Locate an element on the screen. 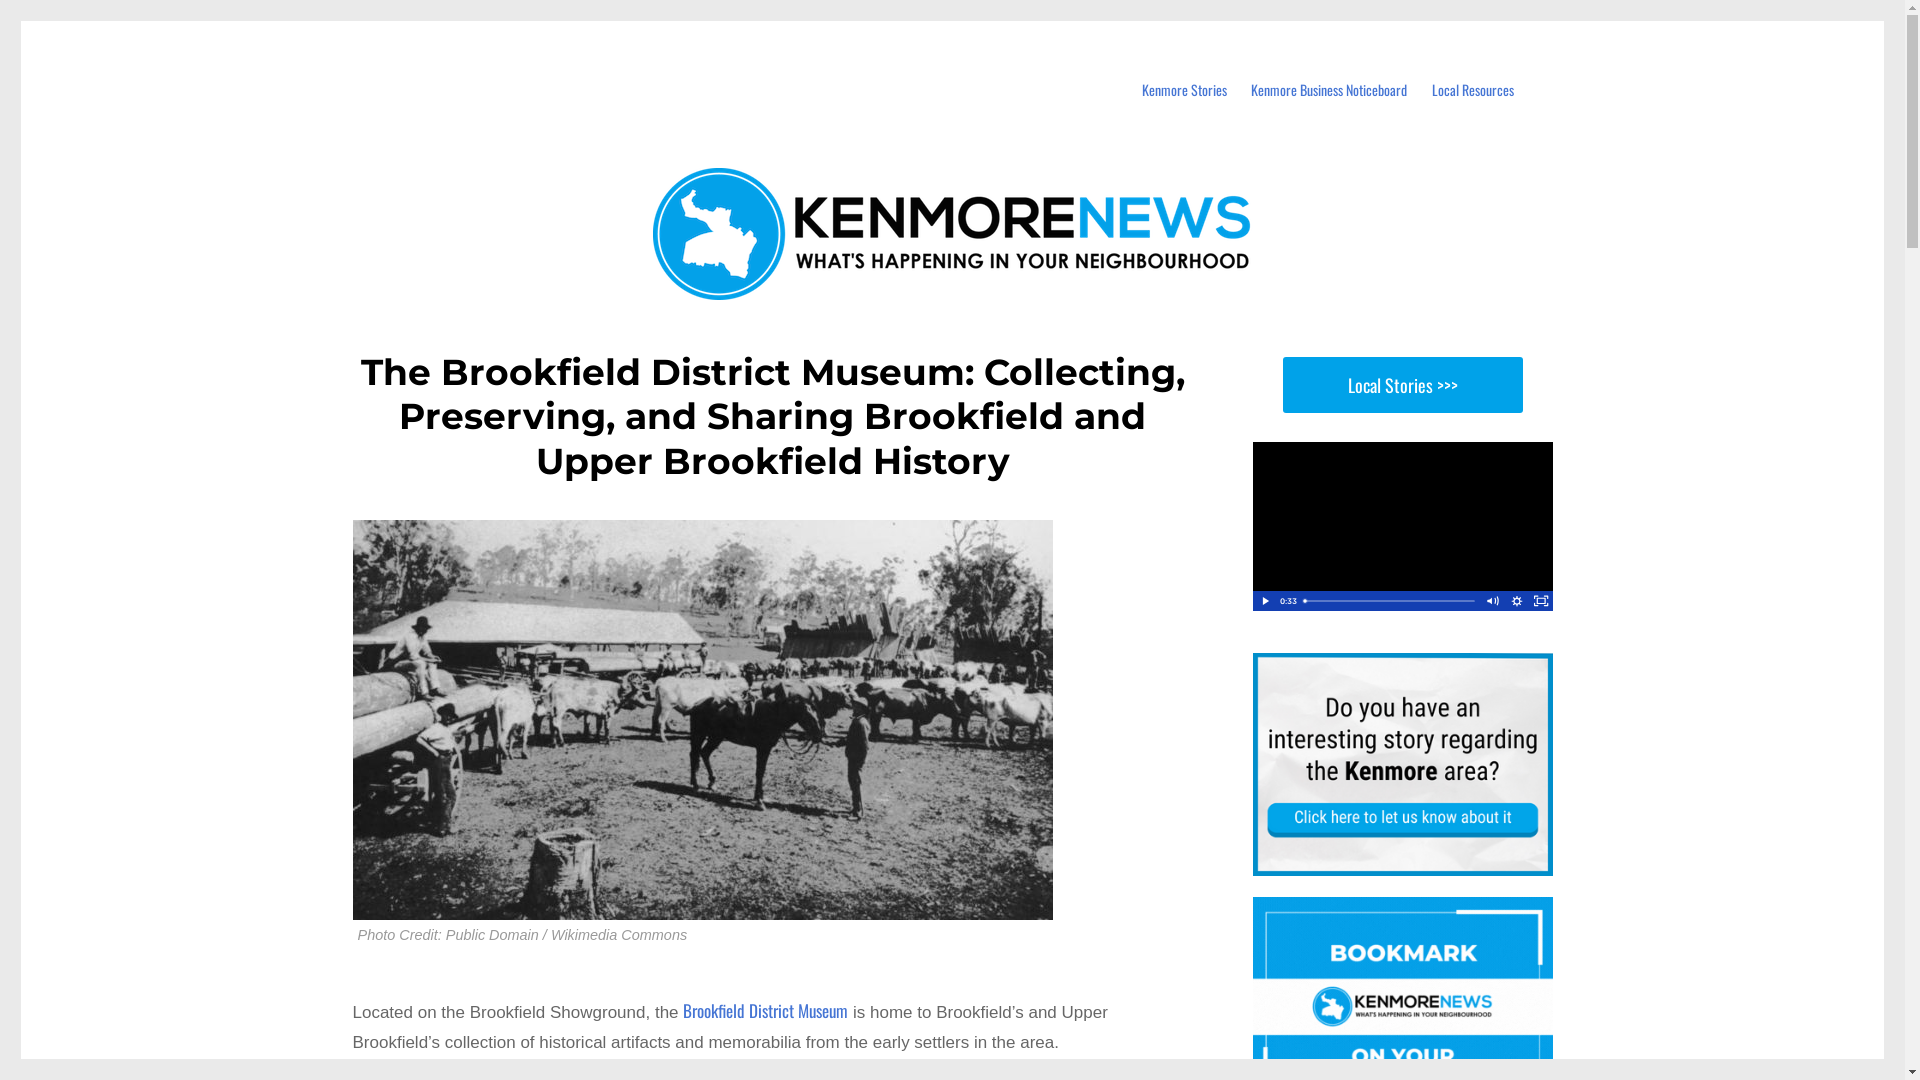 This screenshot has height=1080, width=1920. 'Local Stories >>>' is located at coordinates (1400, 385).